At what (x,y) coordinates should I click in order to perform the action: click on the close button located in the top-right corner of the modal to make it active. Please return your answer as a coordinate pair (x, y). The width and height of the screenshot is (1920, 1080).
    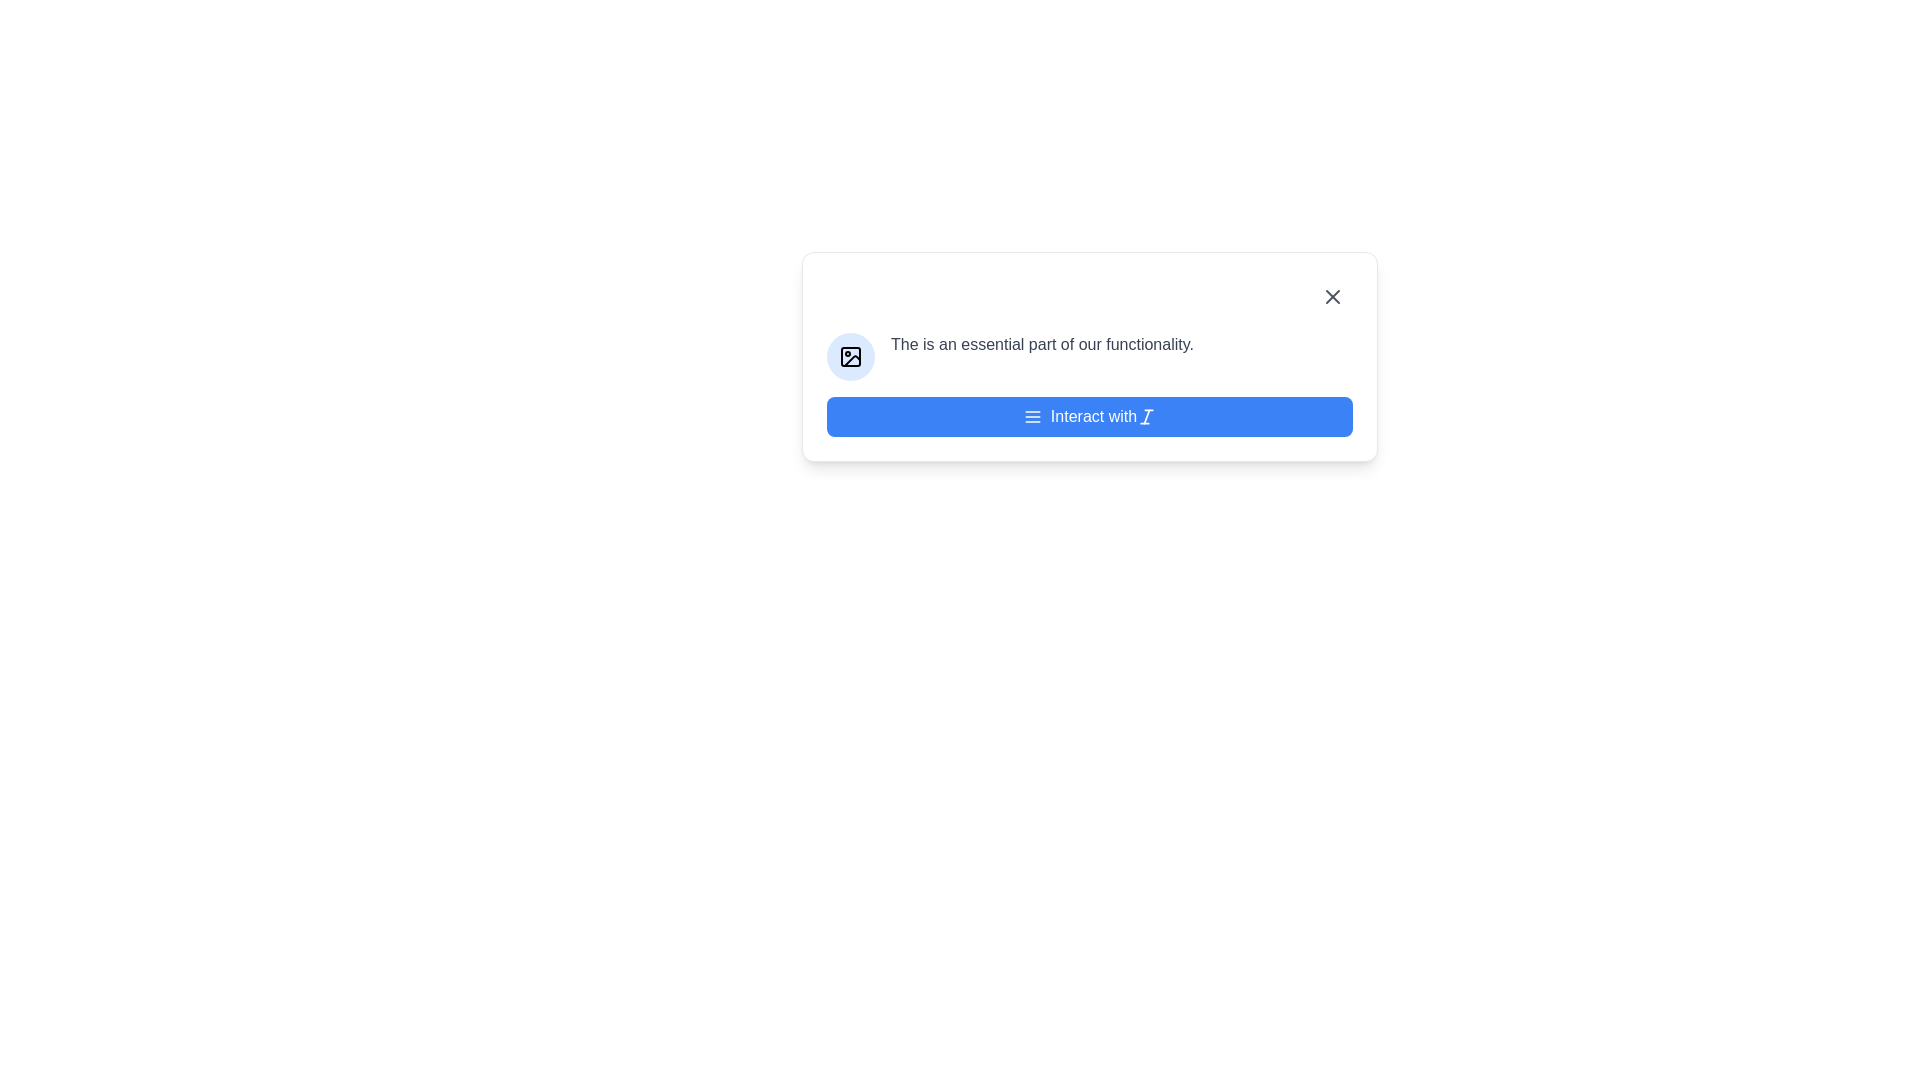
    Looking at the image, I should click on (1333, 297).